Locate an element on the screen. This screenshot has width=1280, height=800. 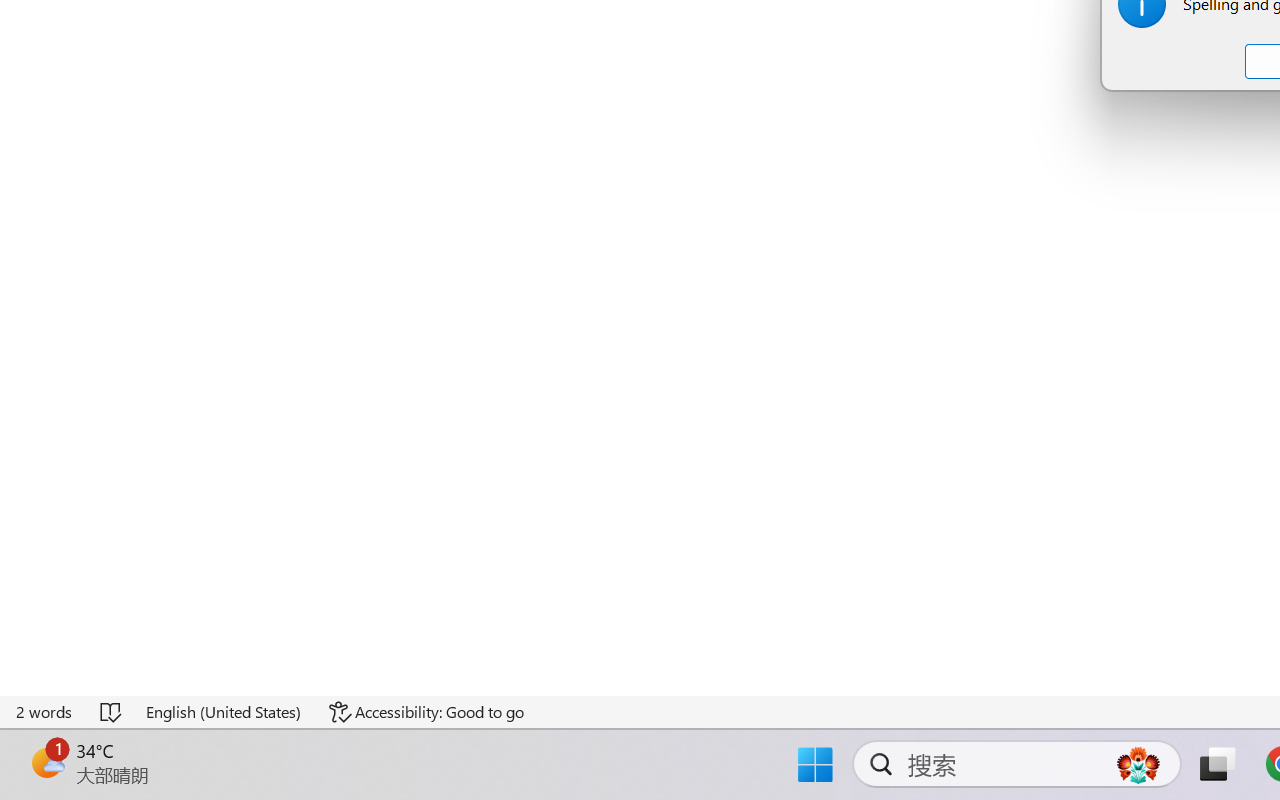
'Language English (United States)' is located at coordinates (224, 711).